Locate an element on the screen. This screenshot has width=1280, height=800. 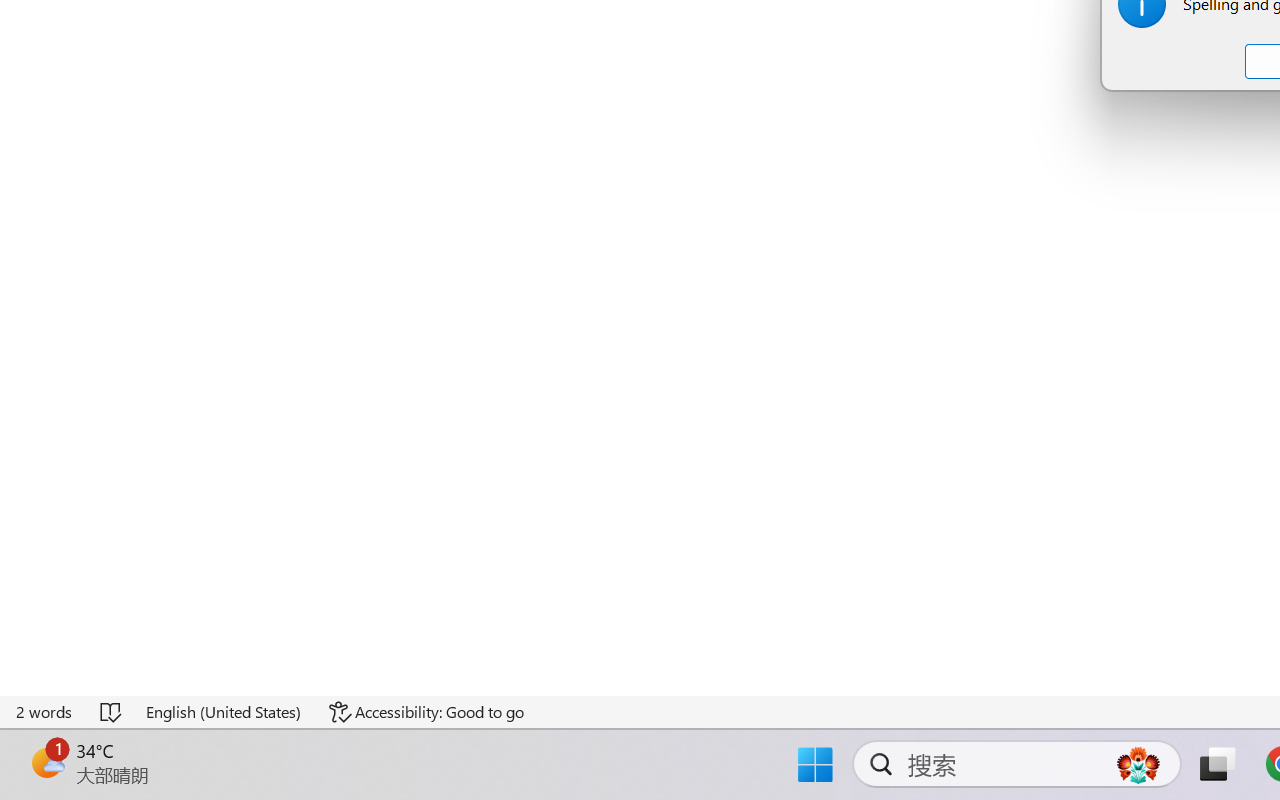
'Language English (United States)' is located at coordinates (224, 711).